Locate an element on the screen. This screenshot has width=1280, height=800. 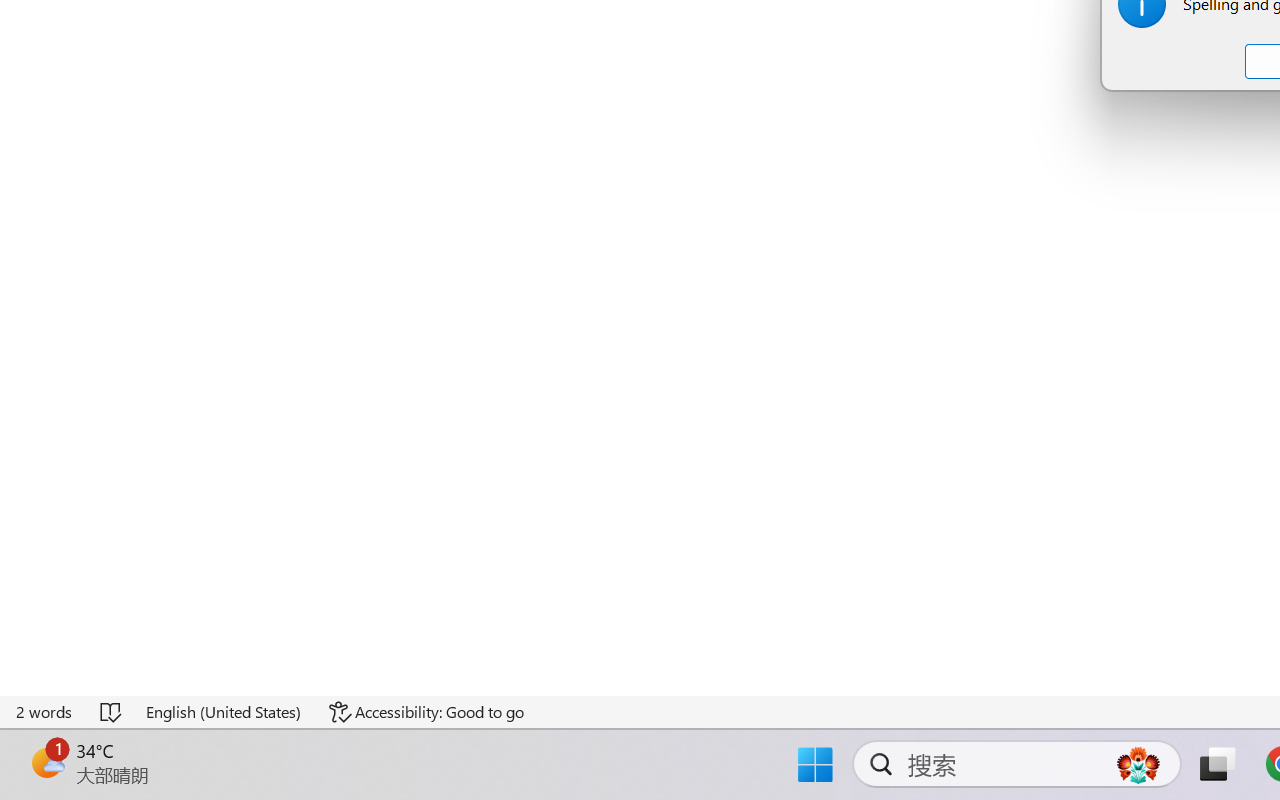
'Language English (United States)' is located at coordinates (224, 711).